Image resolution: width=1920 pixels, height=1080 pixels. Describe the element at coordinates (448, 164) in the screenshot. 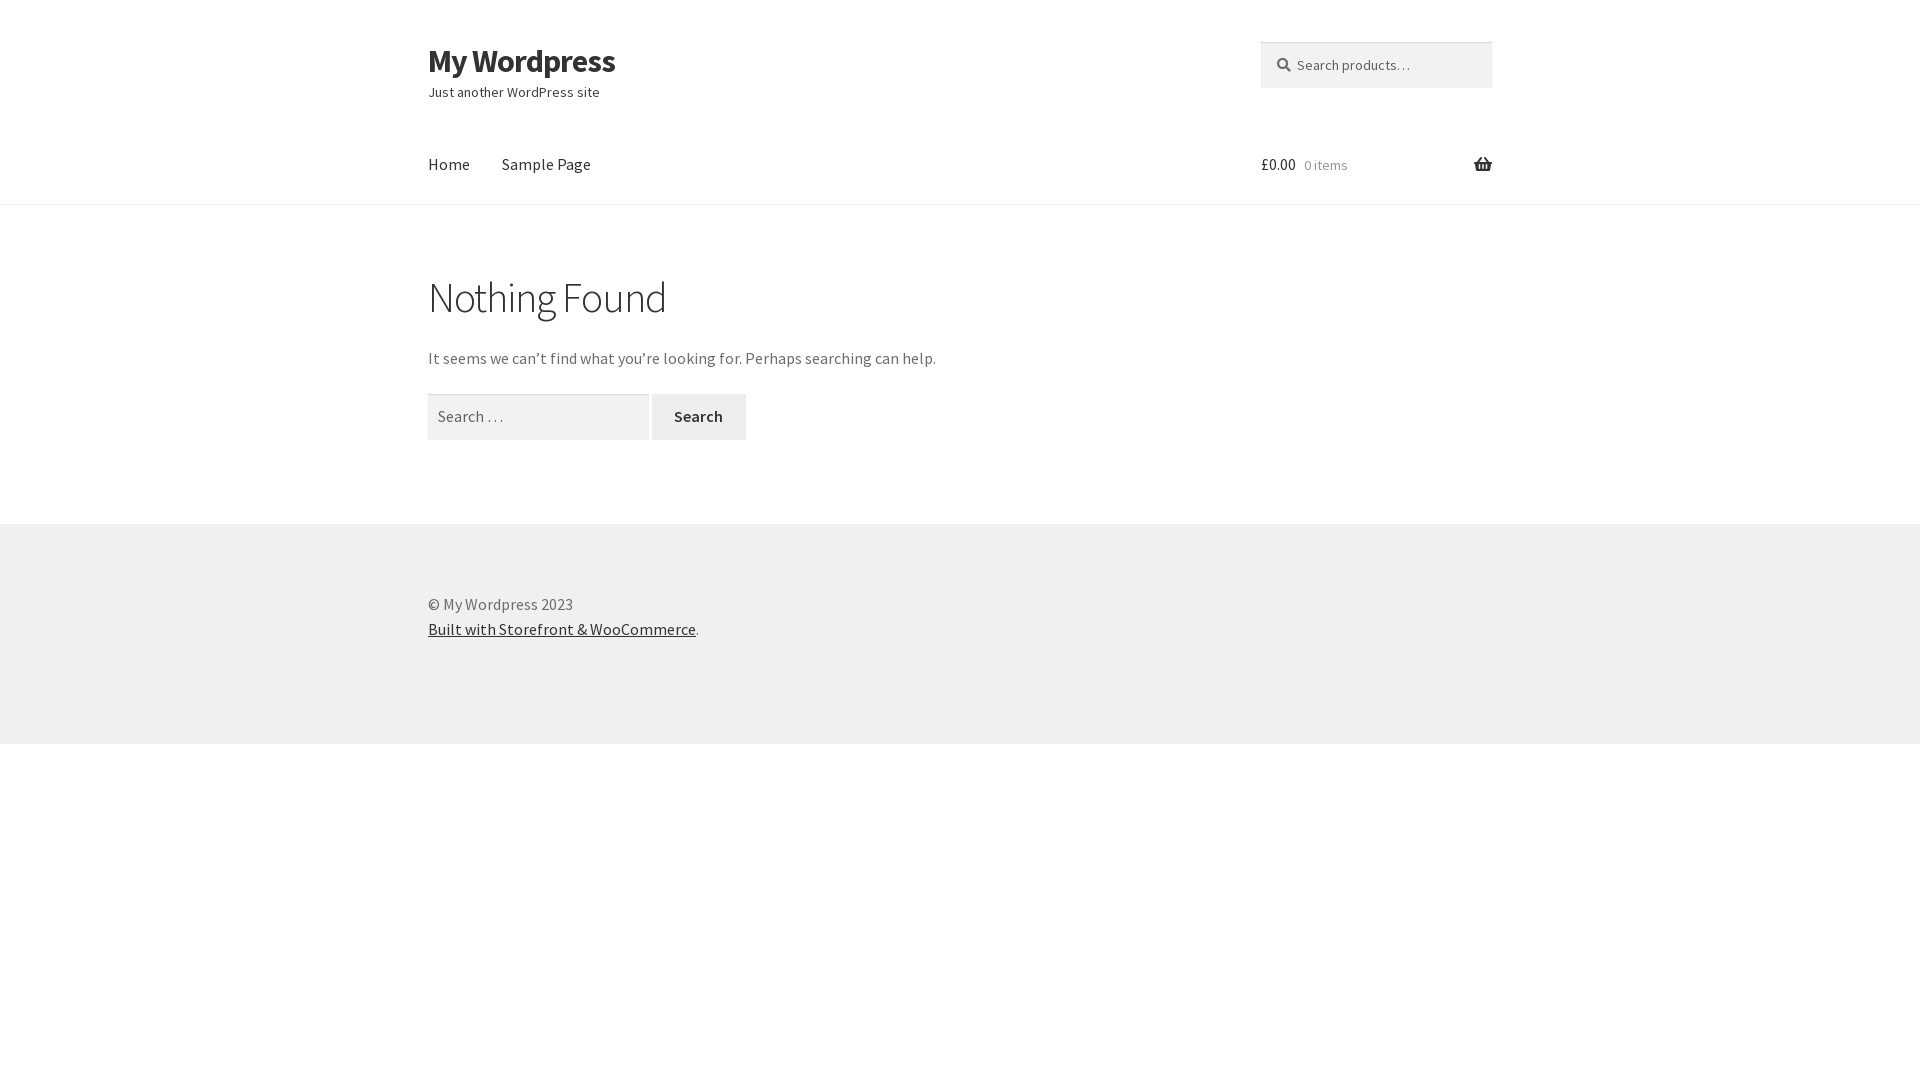

I see `'Home'` at that location.